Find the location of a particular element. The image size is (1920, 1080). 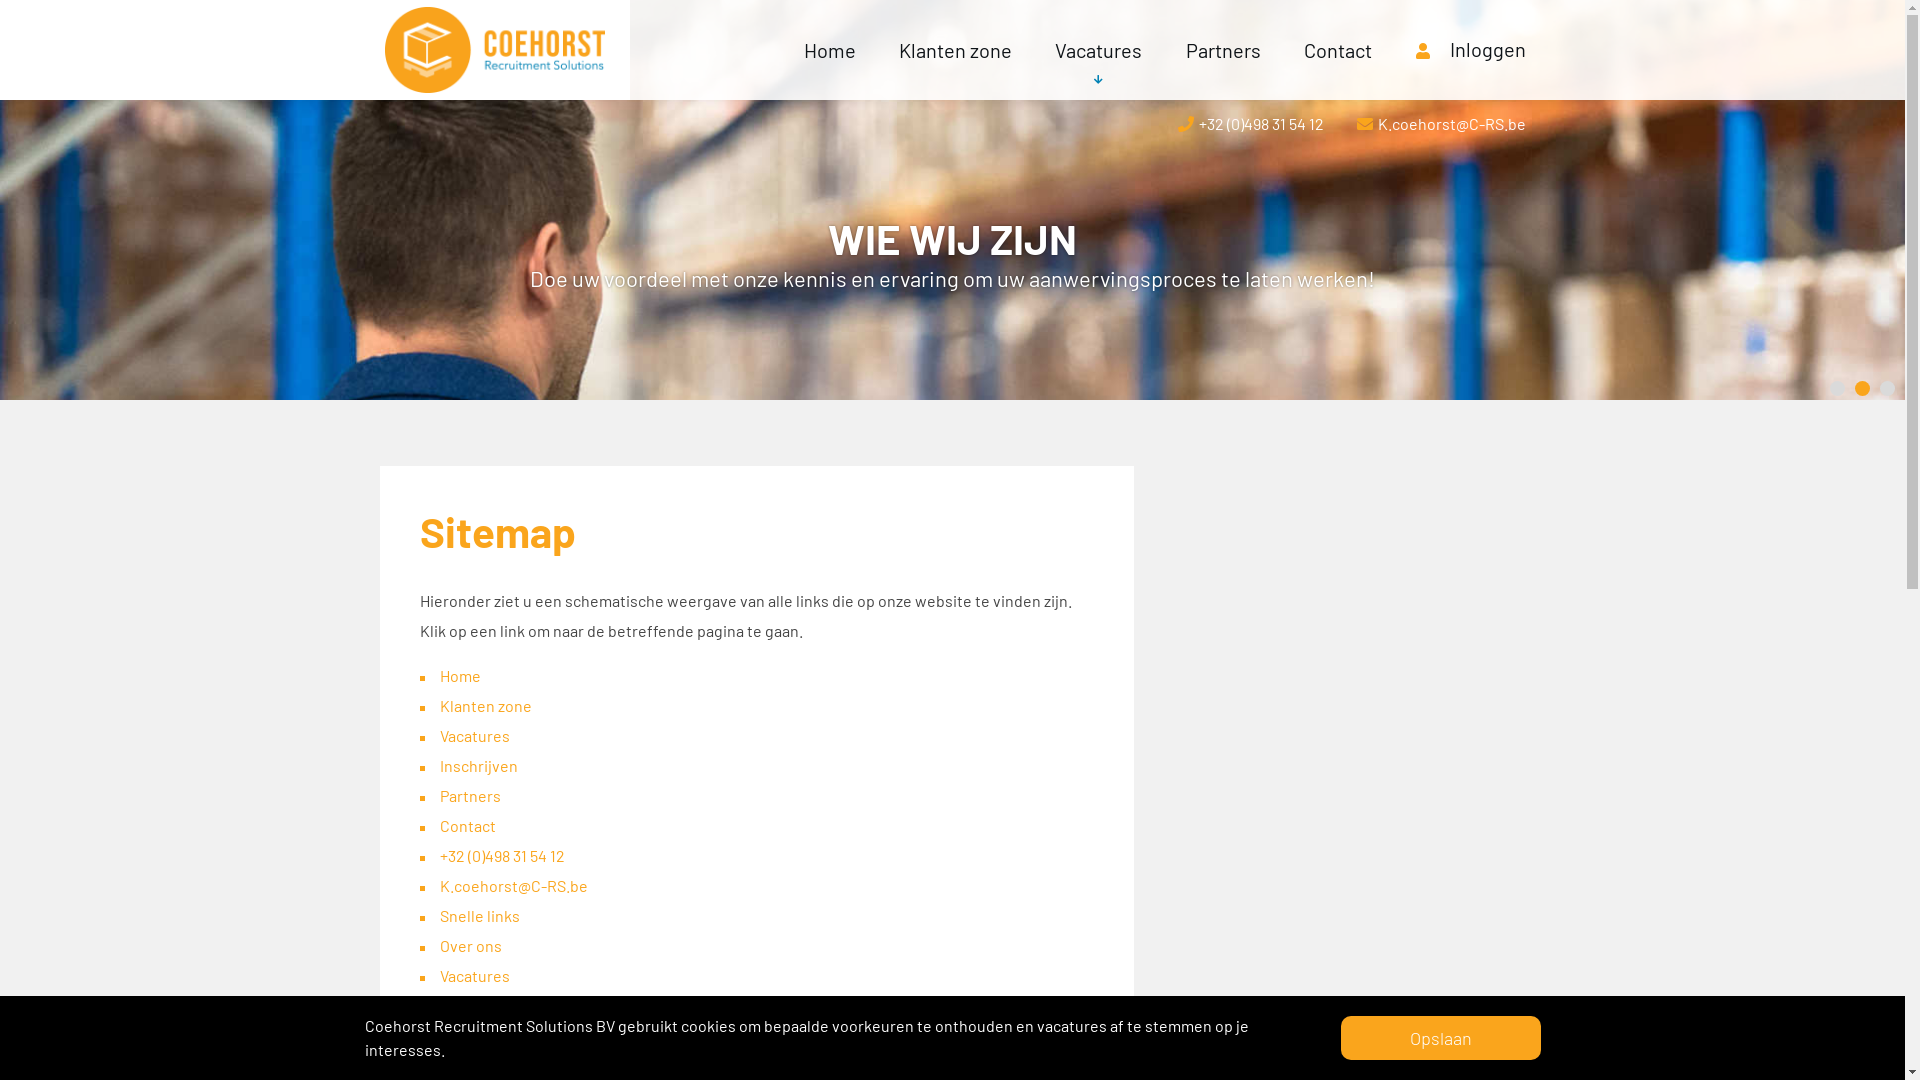

'1' is located at coordinates (1837, 388).